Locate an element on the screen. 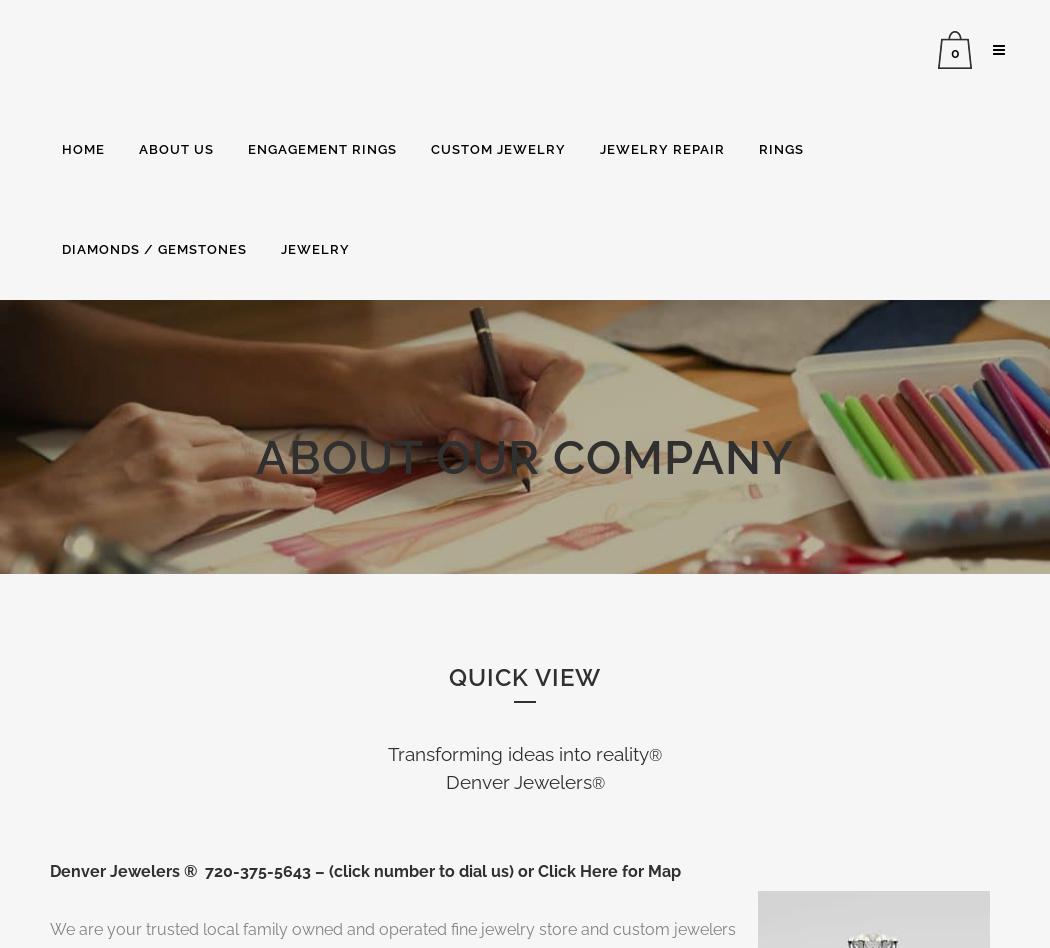 This screenshot has height=948, width=1050. 'About Our Company' is located at coordinates (525, 456).